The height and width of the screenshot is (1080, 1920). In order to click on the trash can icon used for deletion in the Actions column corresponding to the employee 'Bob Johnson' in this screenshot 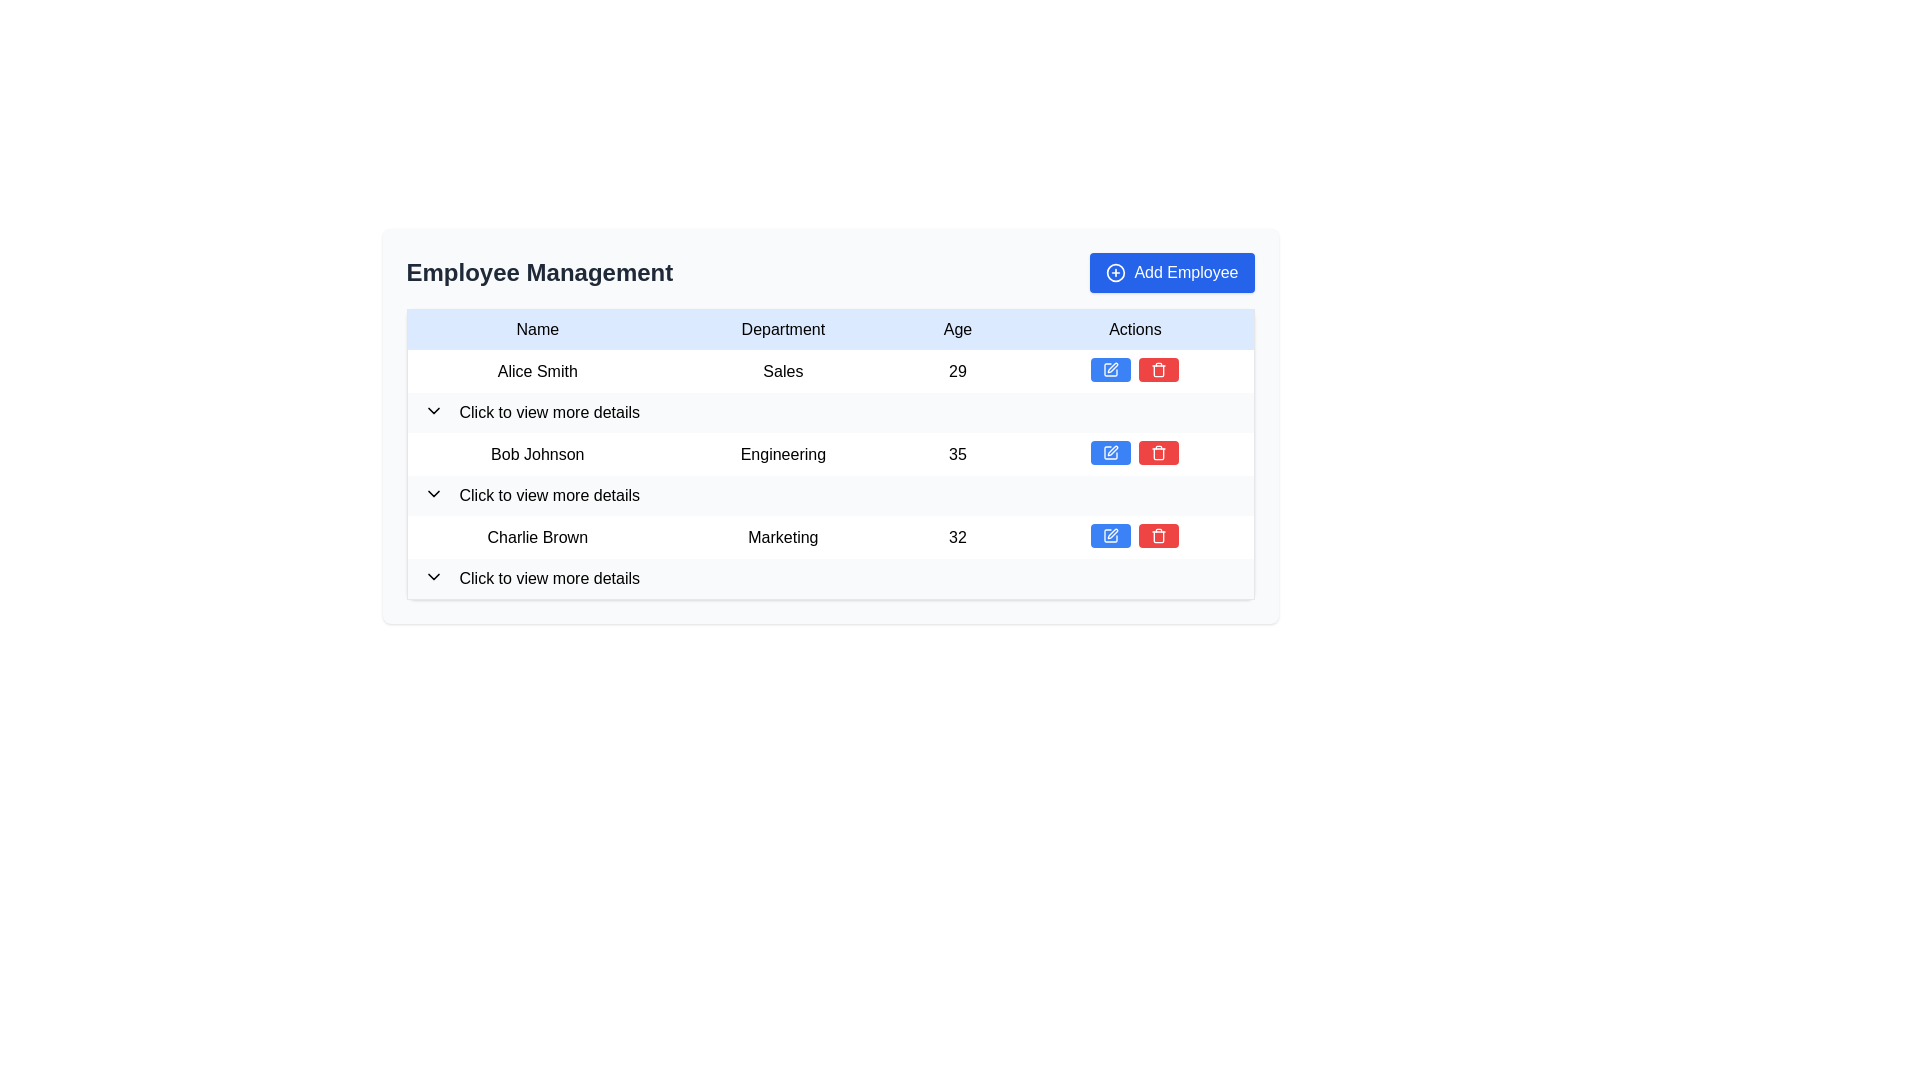, I will do `click(1159, 454)`.